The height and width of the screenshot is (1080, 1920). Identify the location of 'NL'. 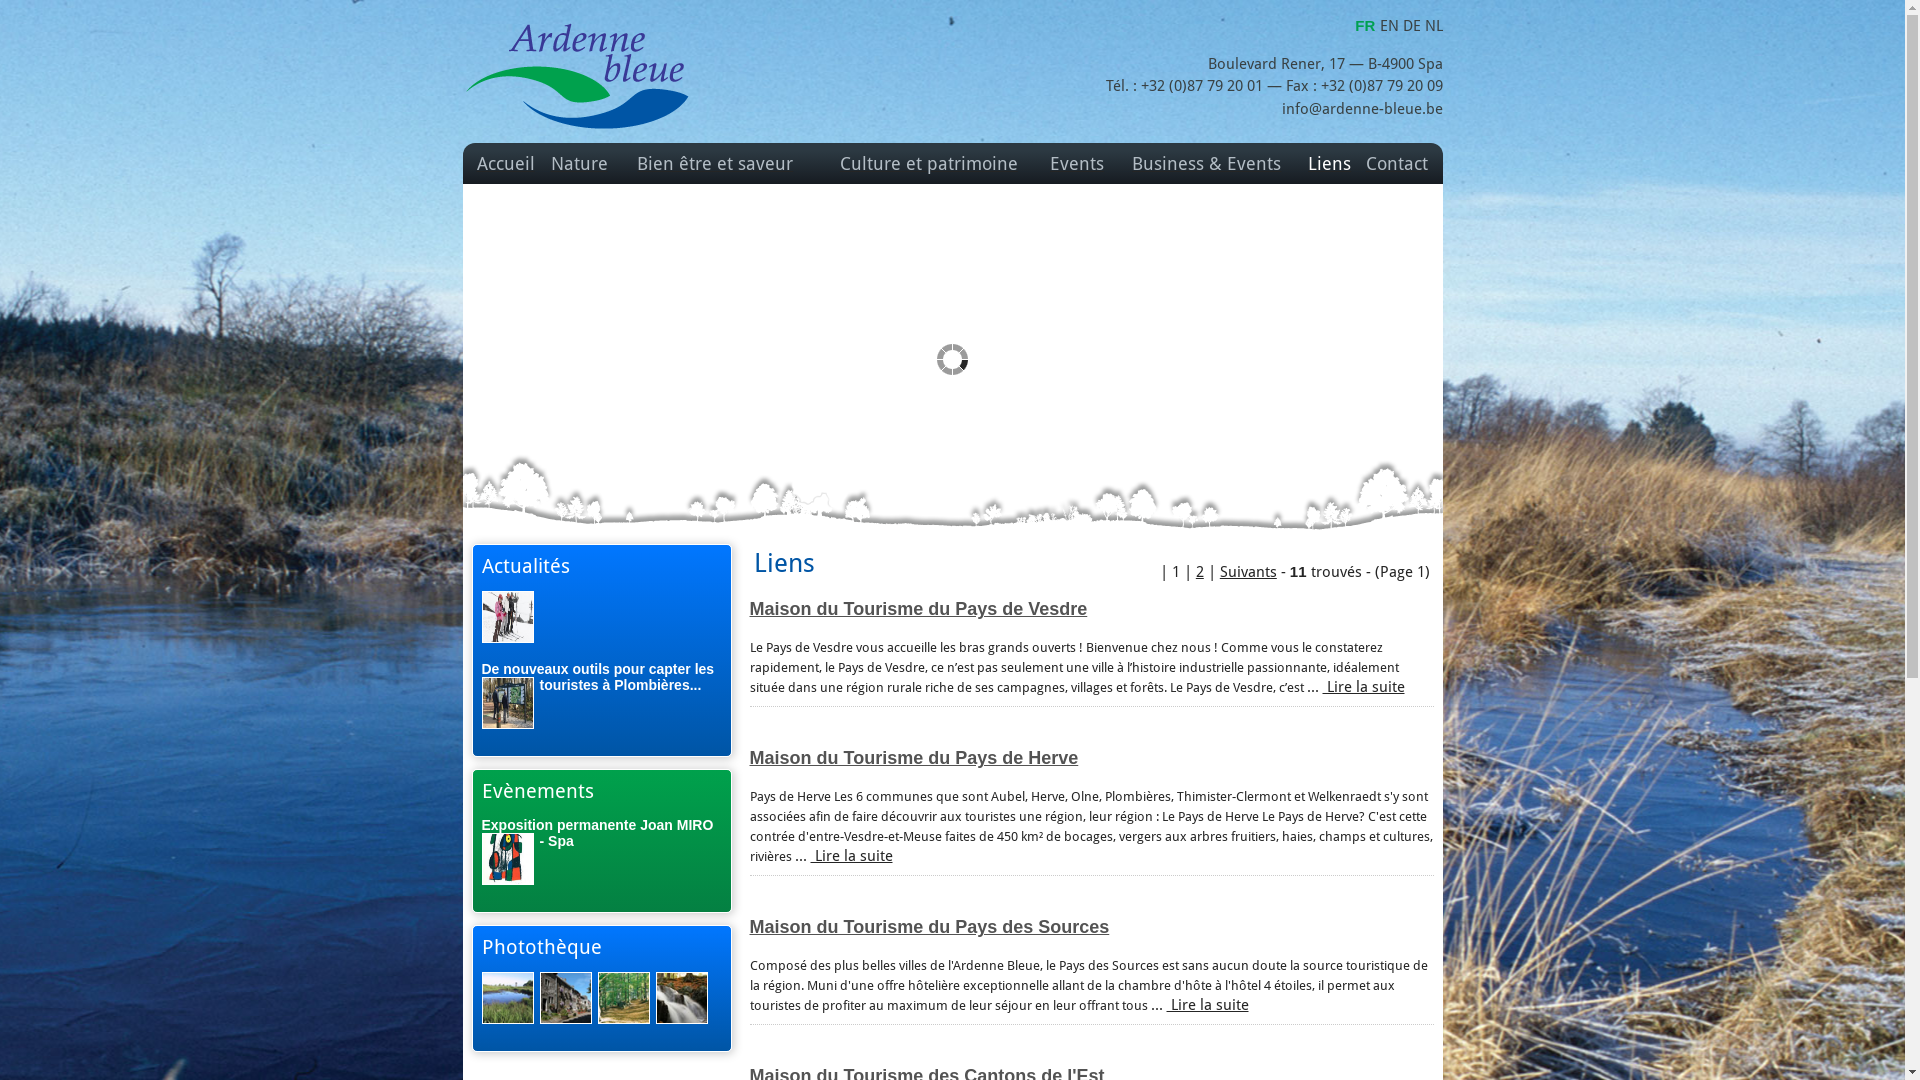
(1432, 26).